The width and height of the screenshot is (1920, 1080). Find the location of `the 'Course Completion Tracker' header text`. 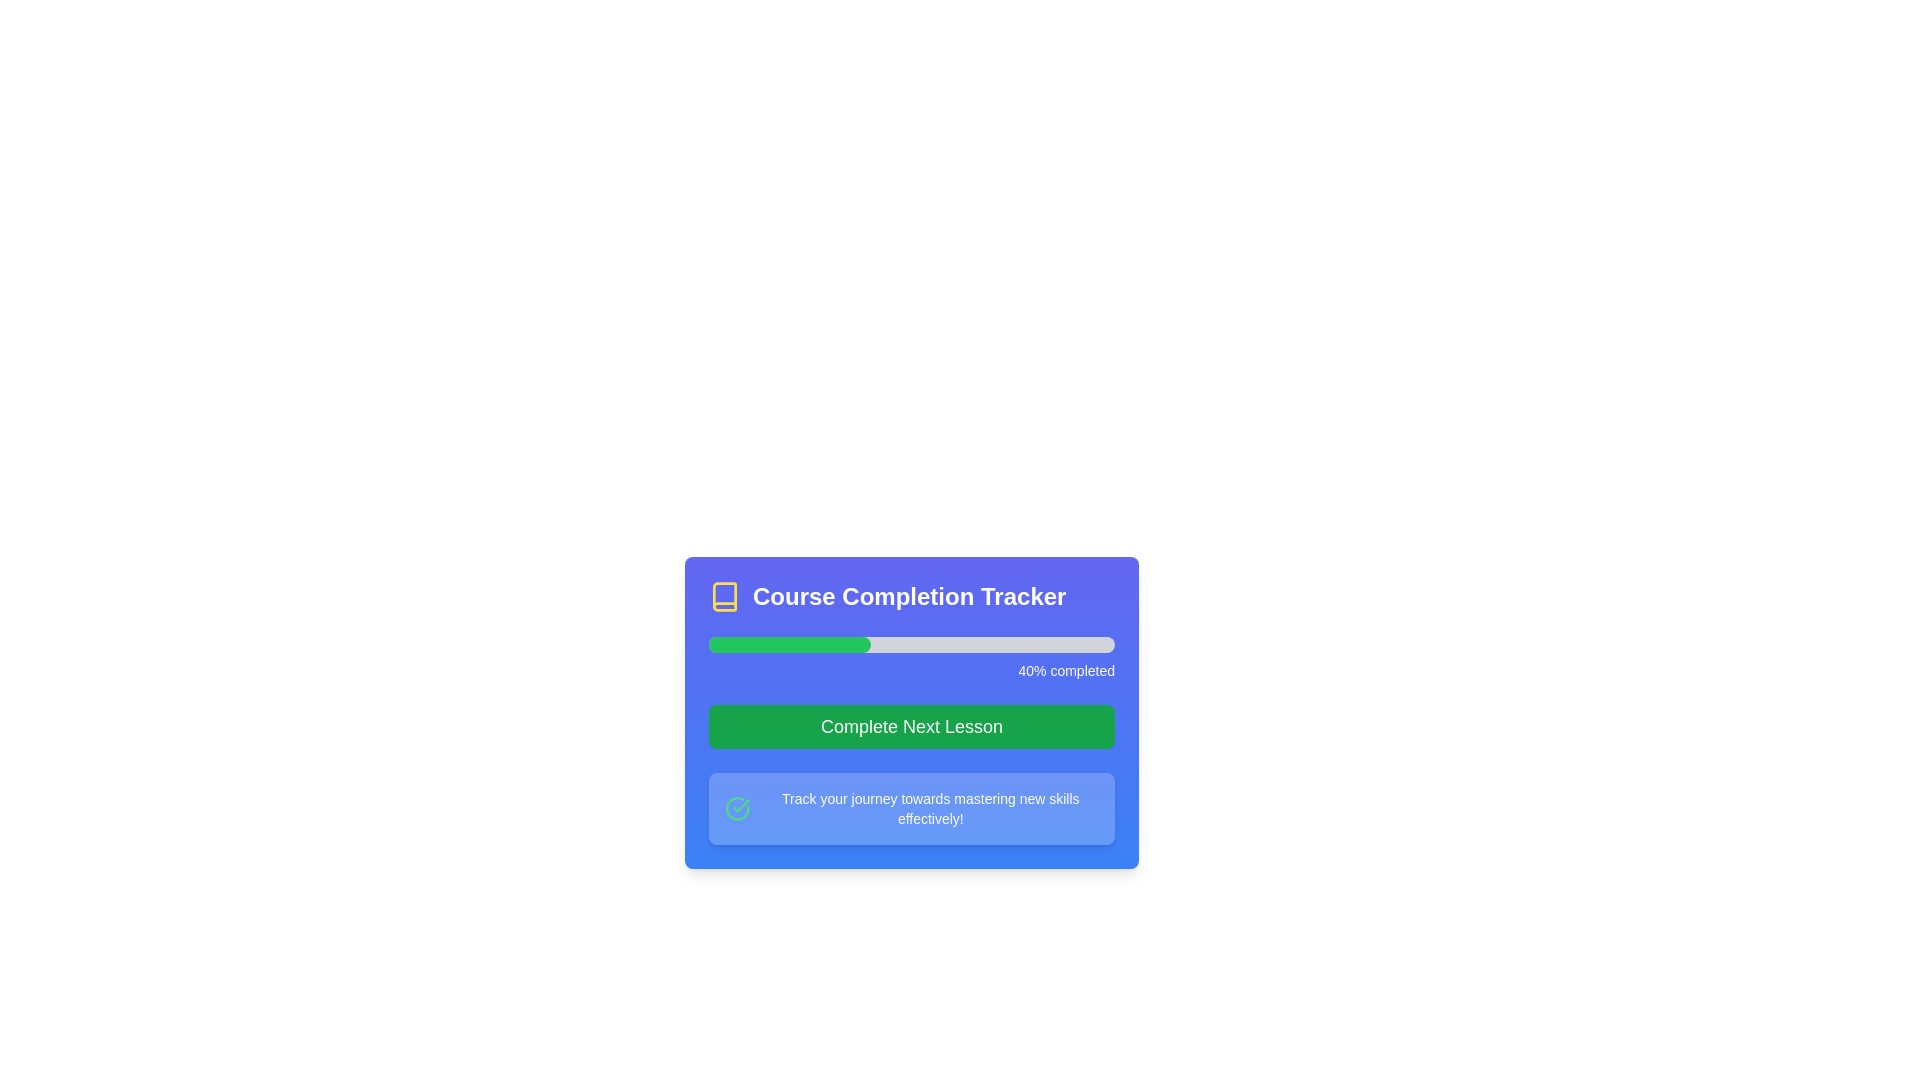

the 'Course Completion Tracker' header text is located at coordinates (911, 596).